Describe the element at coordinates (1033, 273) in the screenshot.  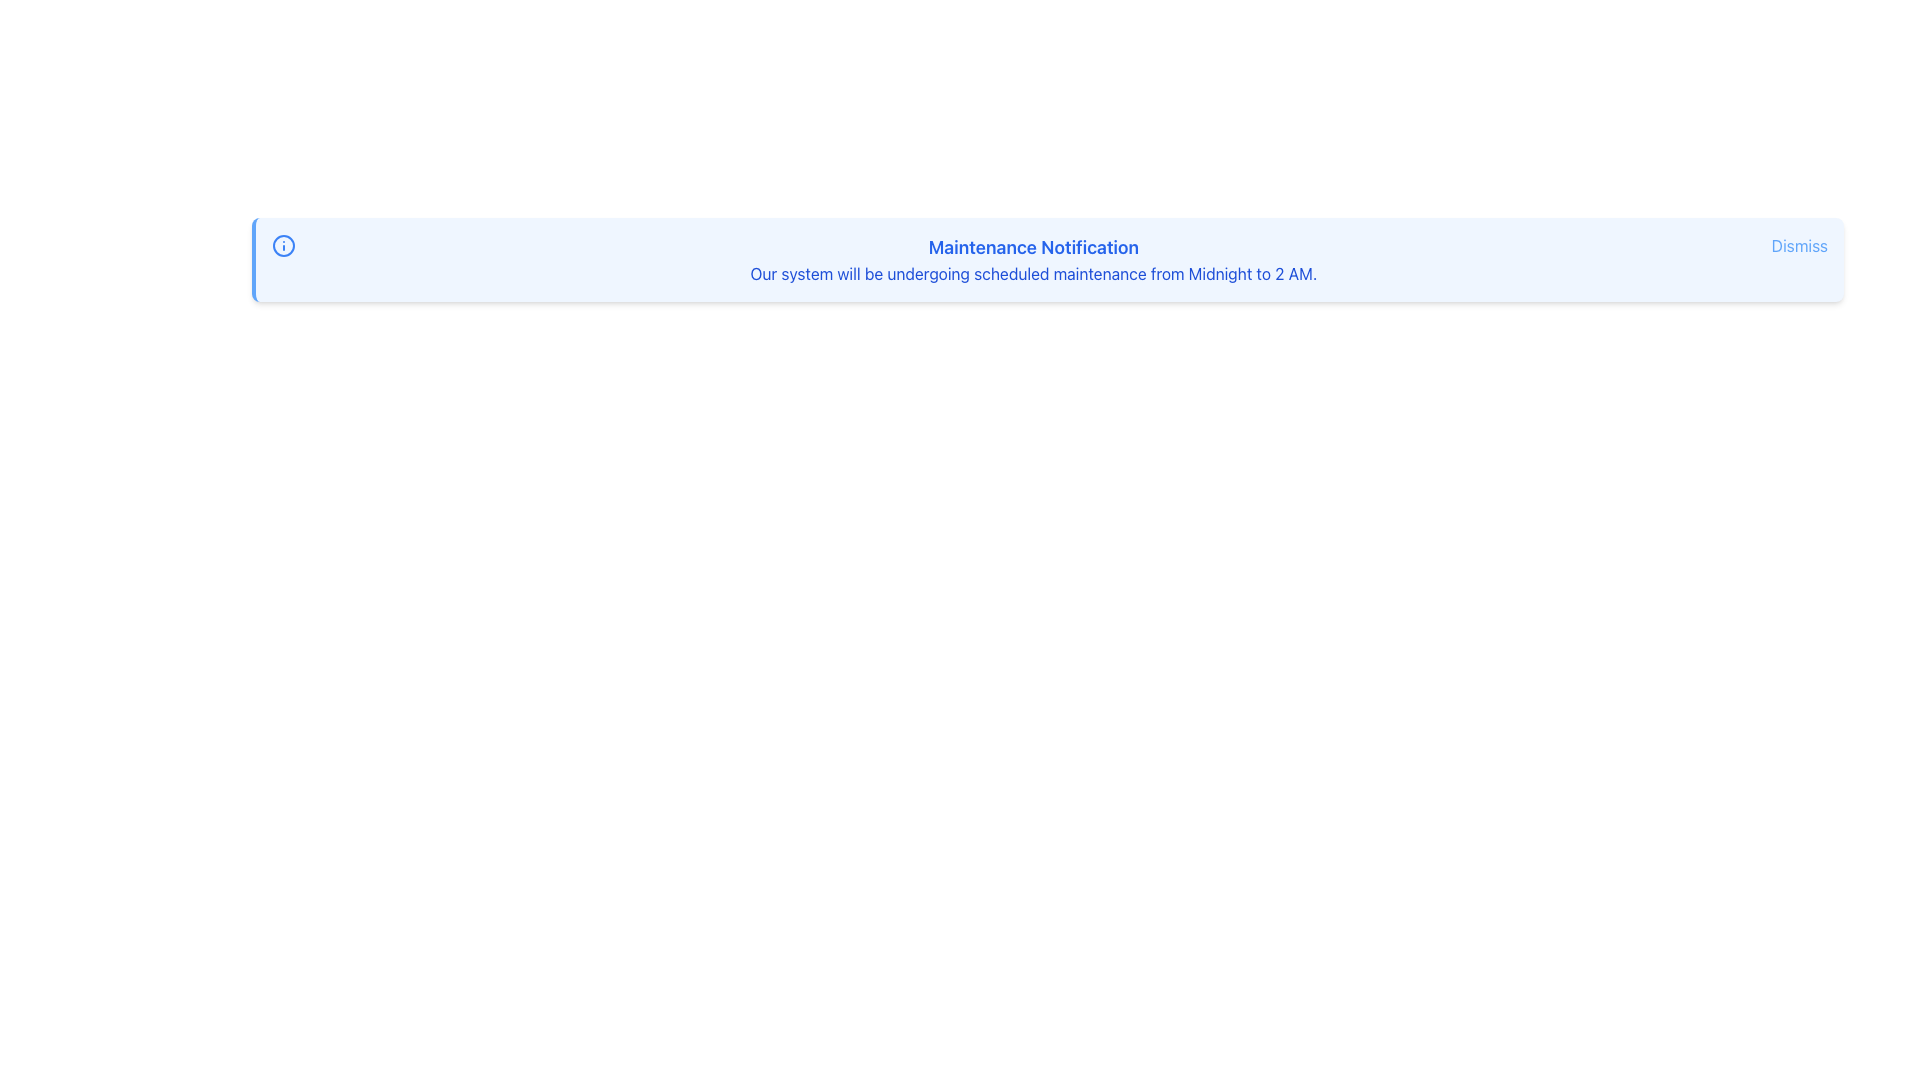
I see `the static text notification 'Our system will be undergoing scheduled maintenance from Midnight to 2 AM.'` at that location.